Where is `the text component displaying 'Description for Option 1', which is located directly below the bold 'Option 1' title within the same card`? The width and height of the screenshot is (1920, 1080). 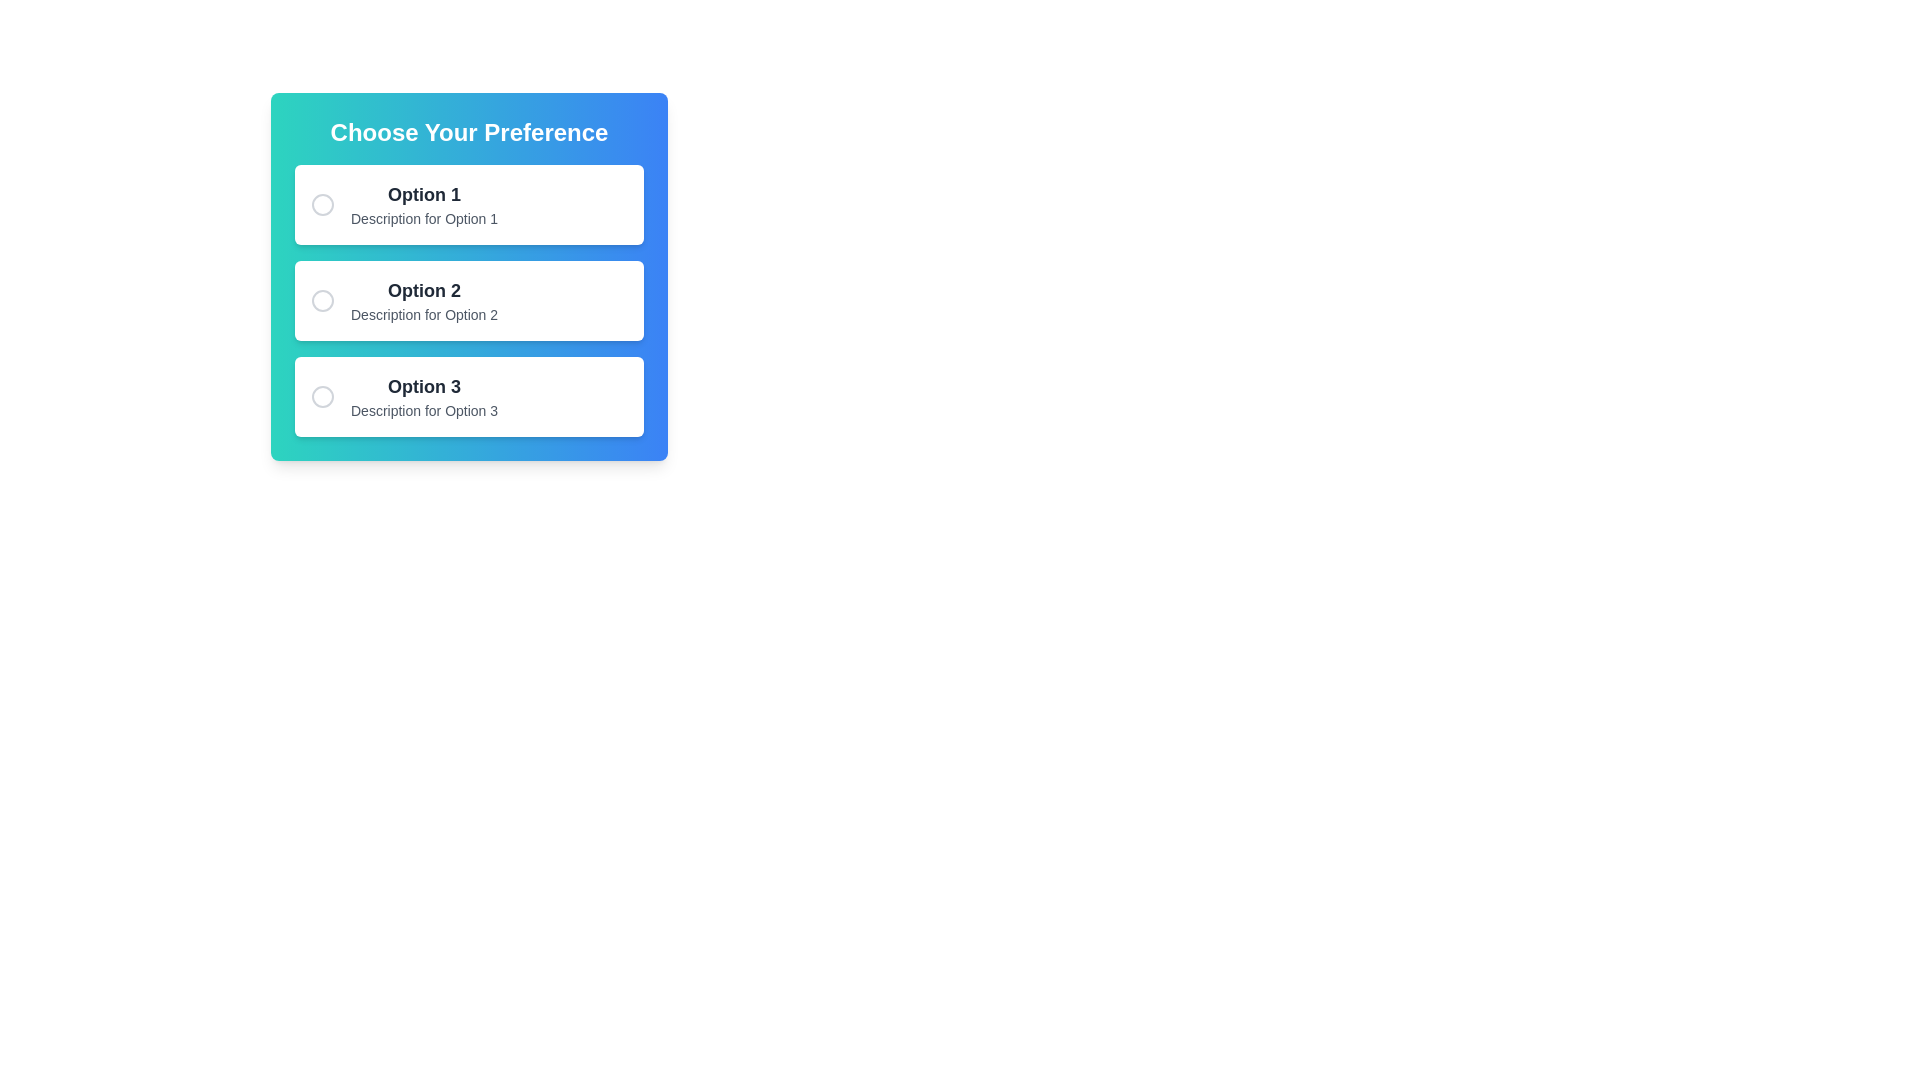
the text component displaying 'Description for Option 1', which is located directly below the bold 'Option 1' title within the same card is located at coordinates (423, 219).